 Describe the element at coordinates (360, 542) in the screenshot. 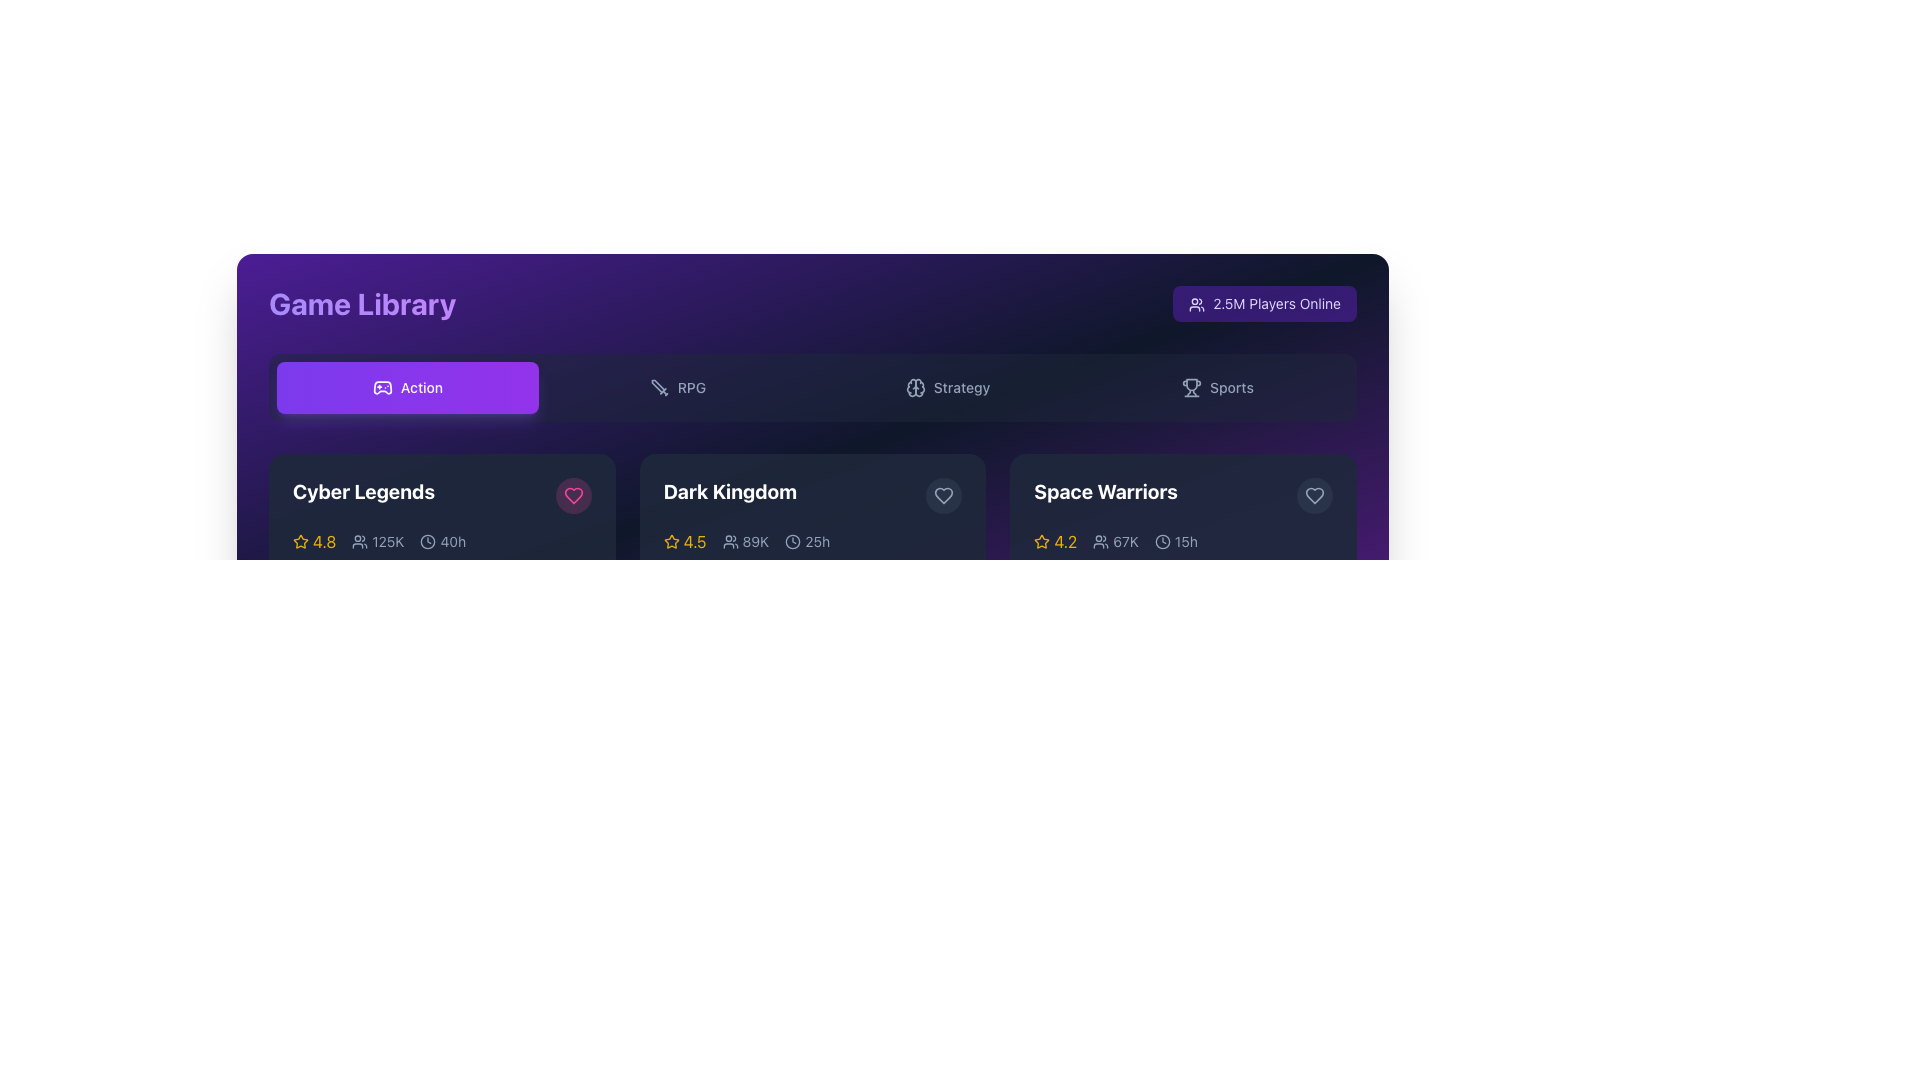

I see `the user group icon that is stylized with three users, positioned to the left of the '125K' text under the 'Cyber Legends' title in the action game category section` at that location.